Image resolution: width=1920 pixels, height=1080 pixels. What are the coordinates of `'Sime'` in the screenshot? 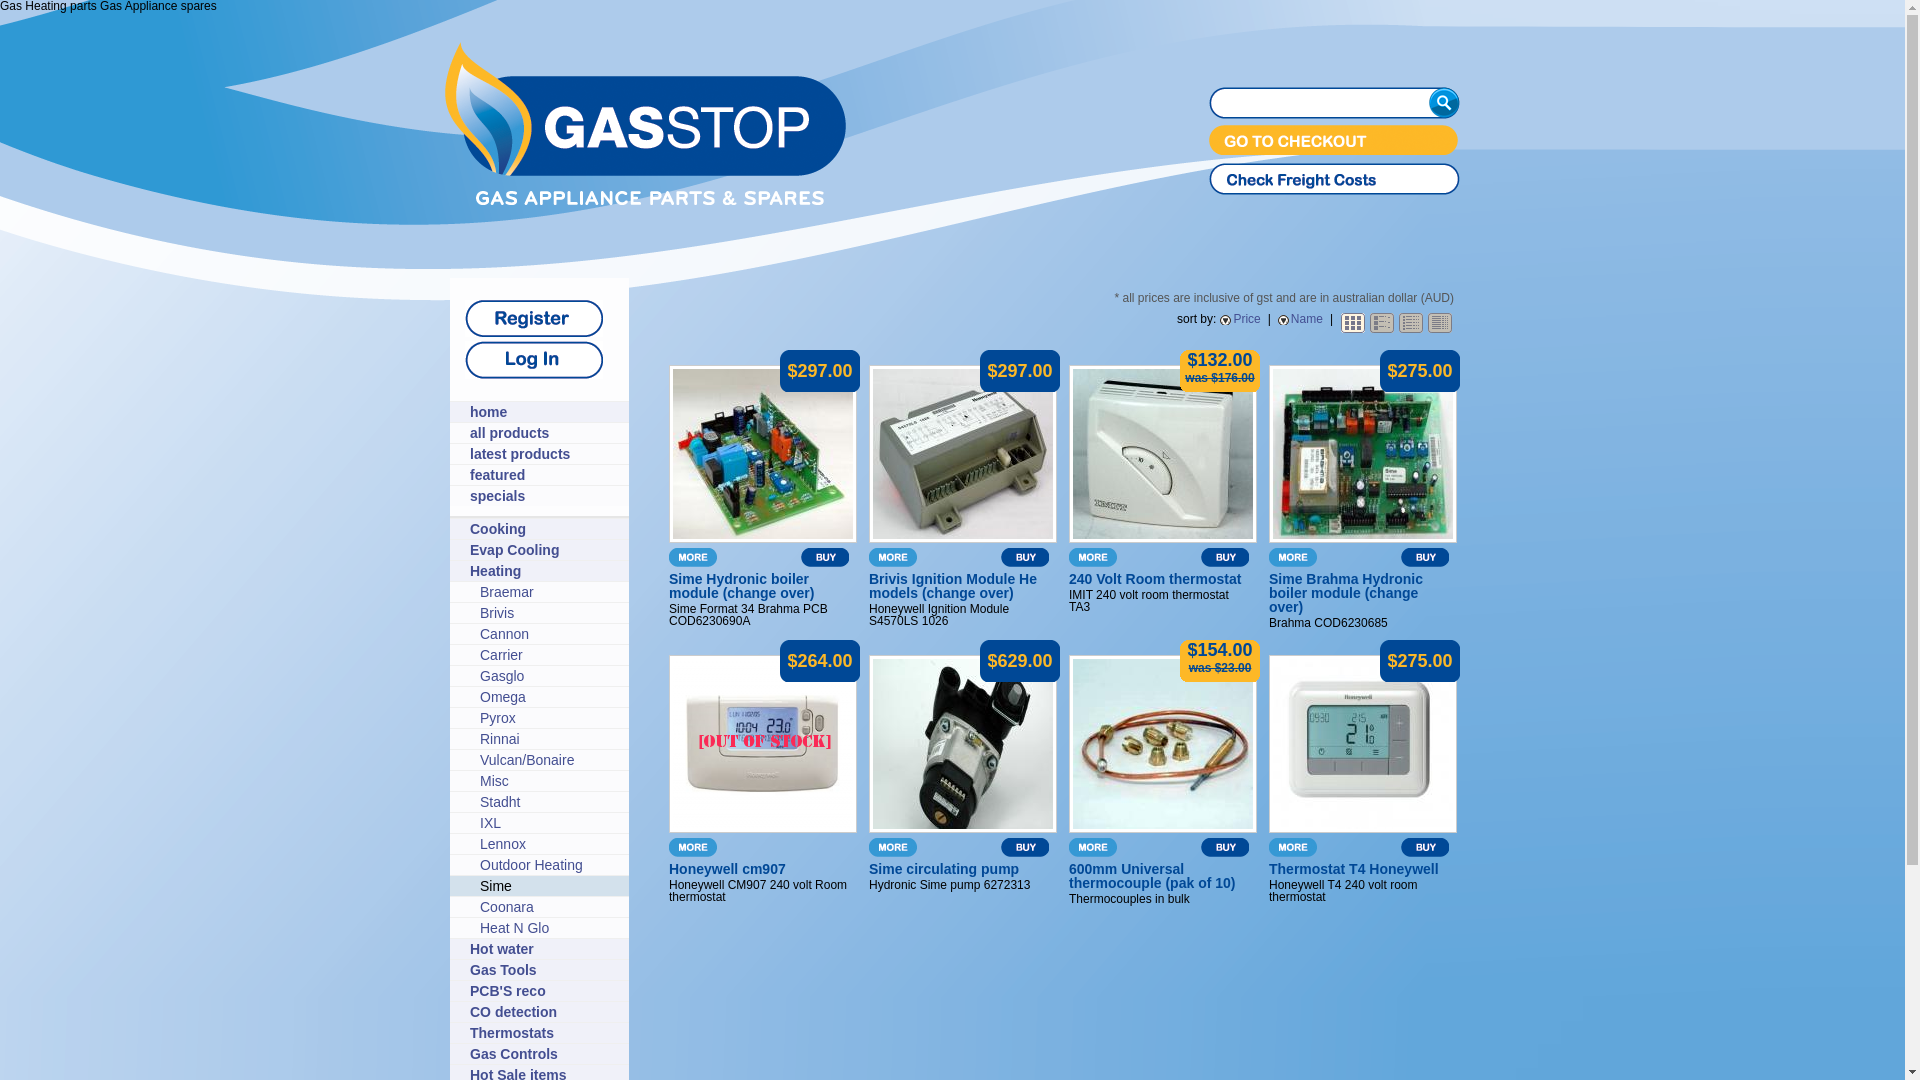 It's located at (549, 885).